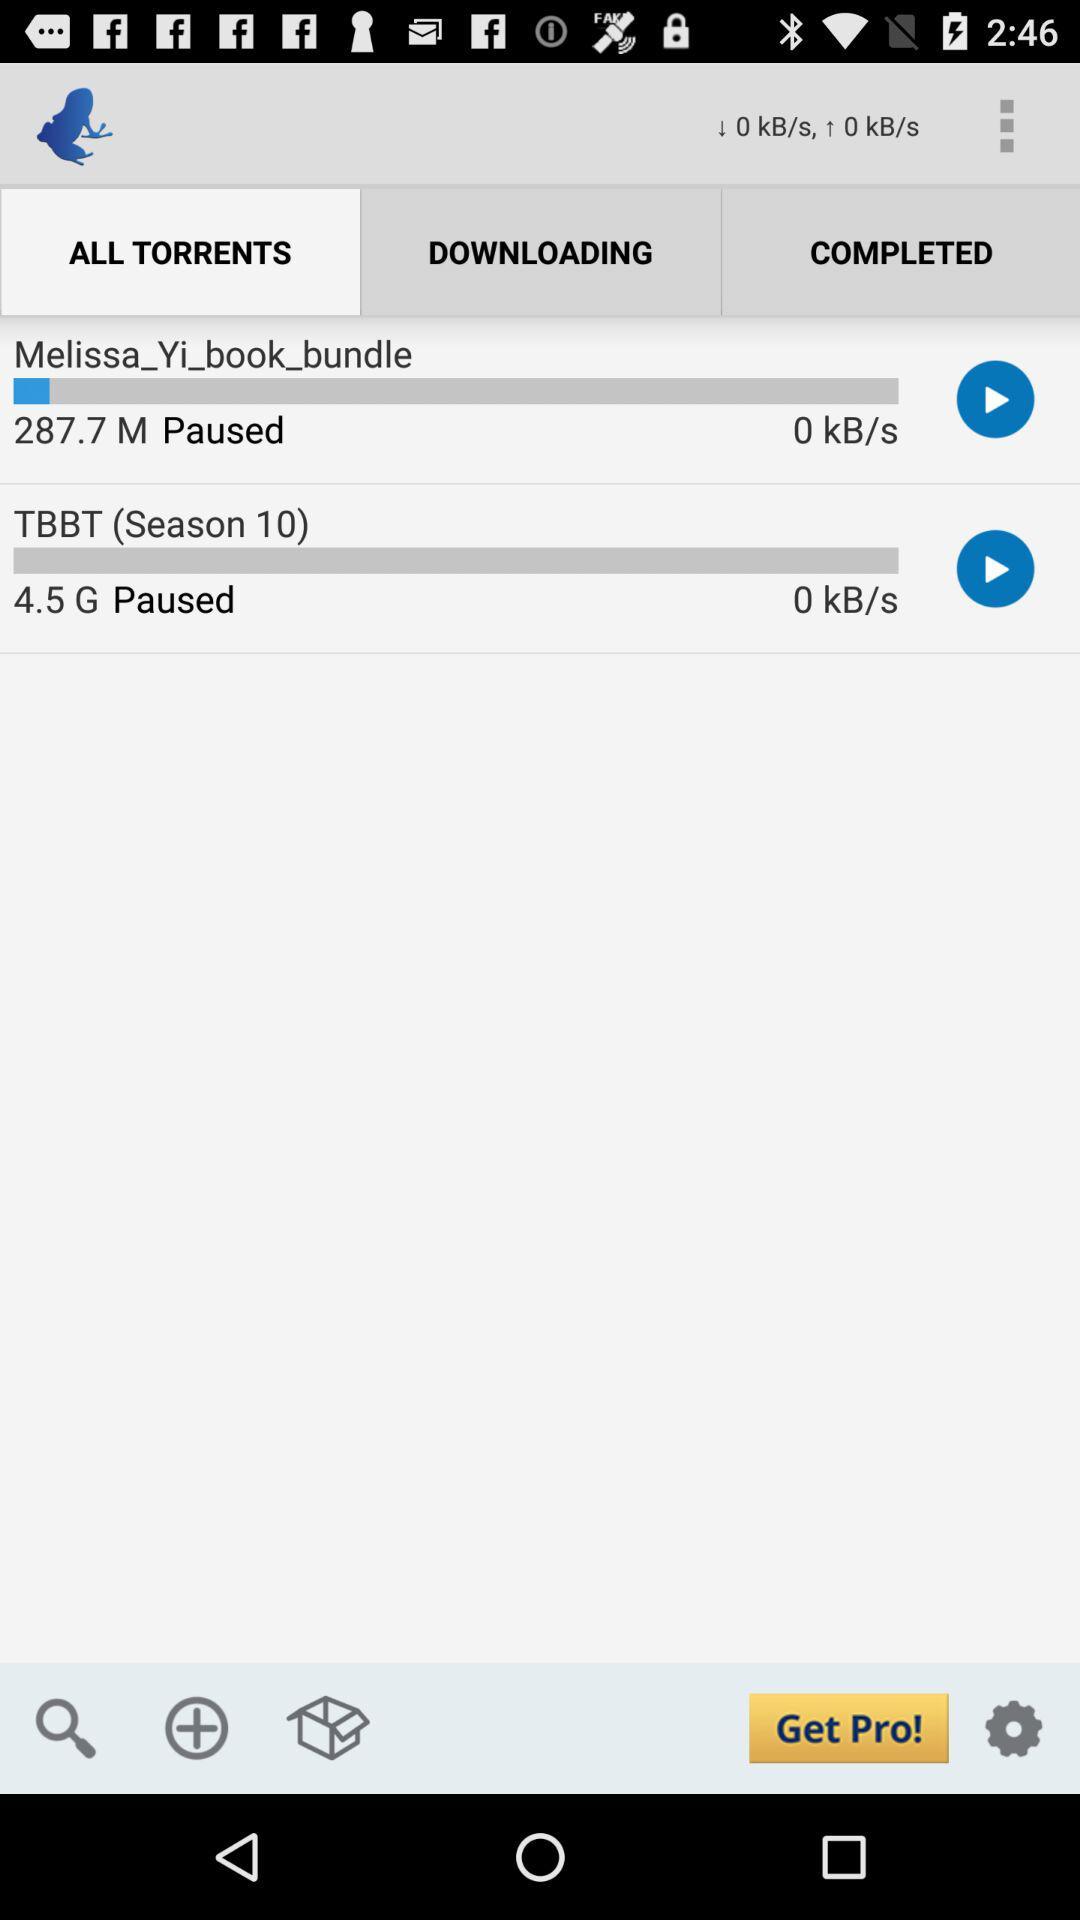 The width and height of the screenshot is (1080, 1920). What do you see at coordinates (541, 251) in the screenshot?
I see `the button which is to the right side of the all torrents` at bounding box center [541, 251].